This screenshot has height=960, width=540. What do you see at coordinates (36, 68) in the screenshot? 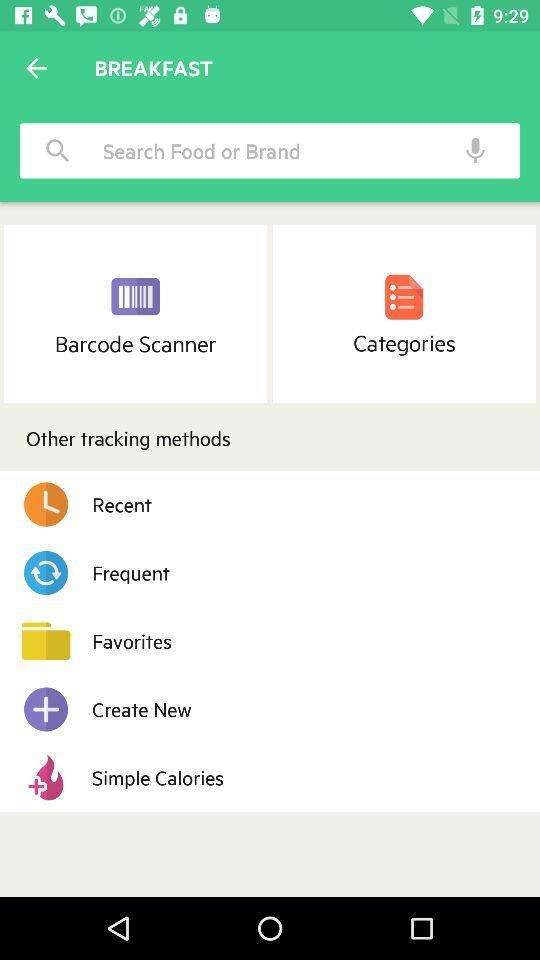
I see `the icon next to breakfast item` at bounding box center [36, 68].